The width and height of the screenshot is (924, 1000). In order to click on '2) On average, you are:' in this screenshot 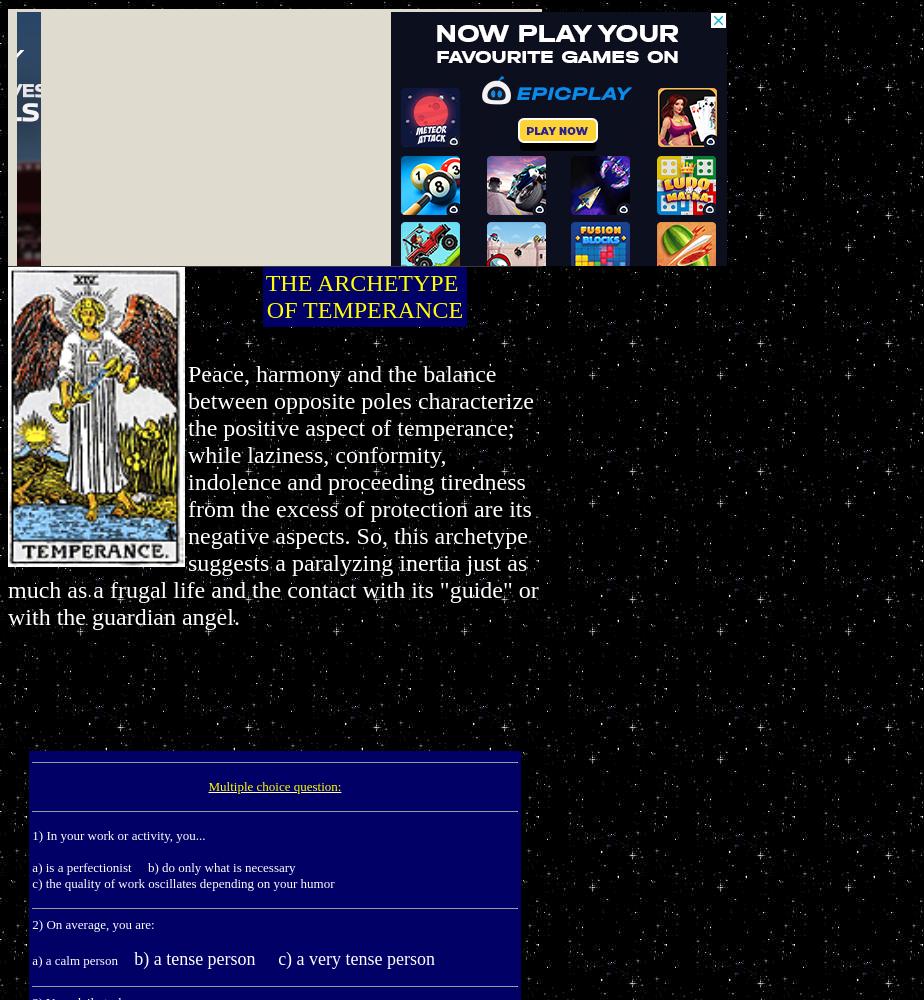, I will do `click(92, 924)`.